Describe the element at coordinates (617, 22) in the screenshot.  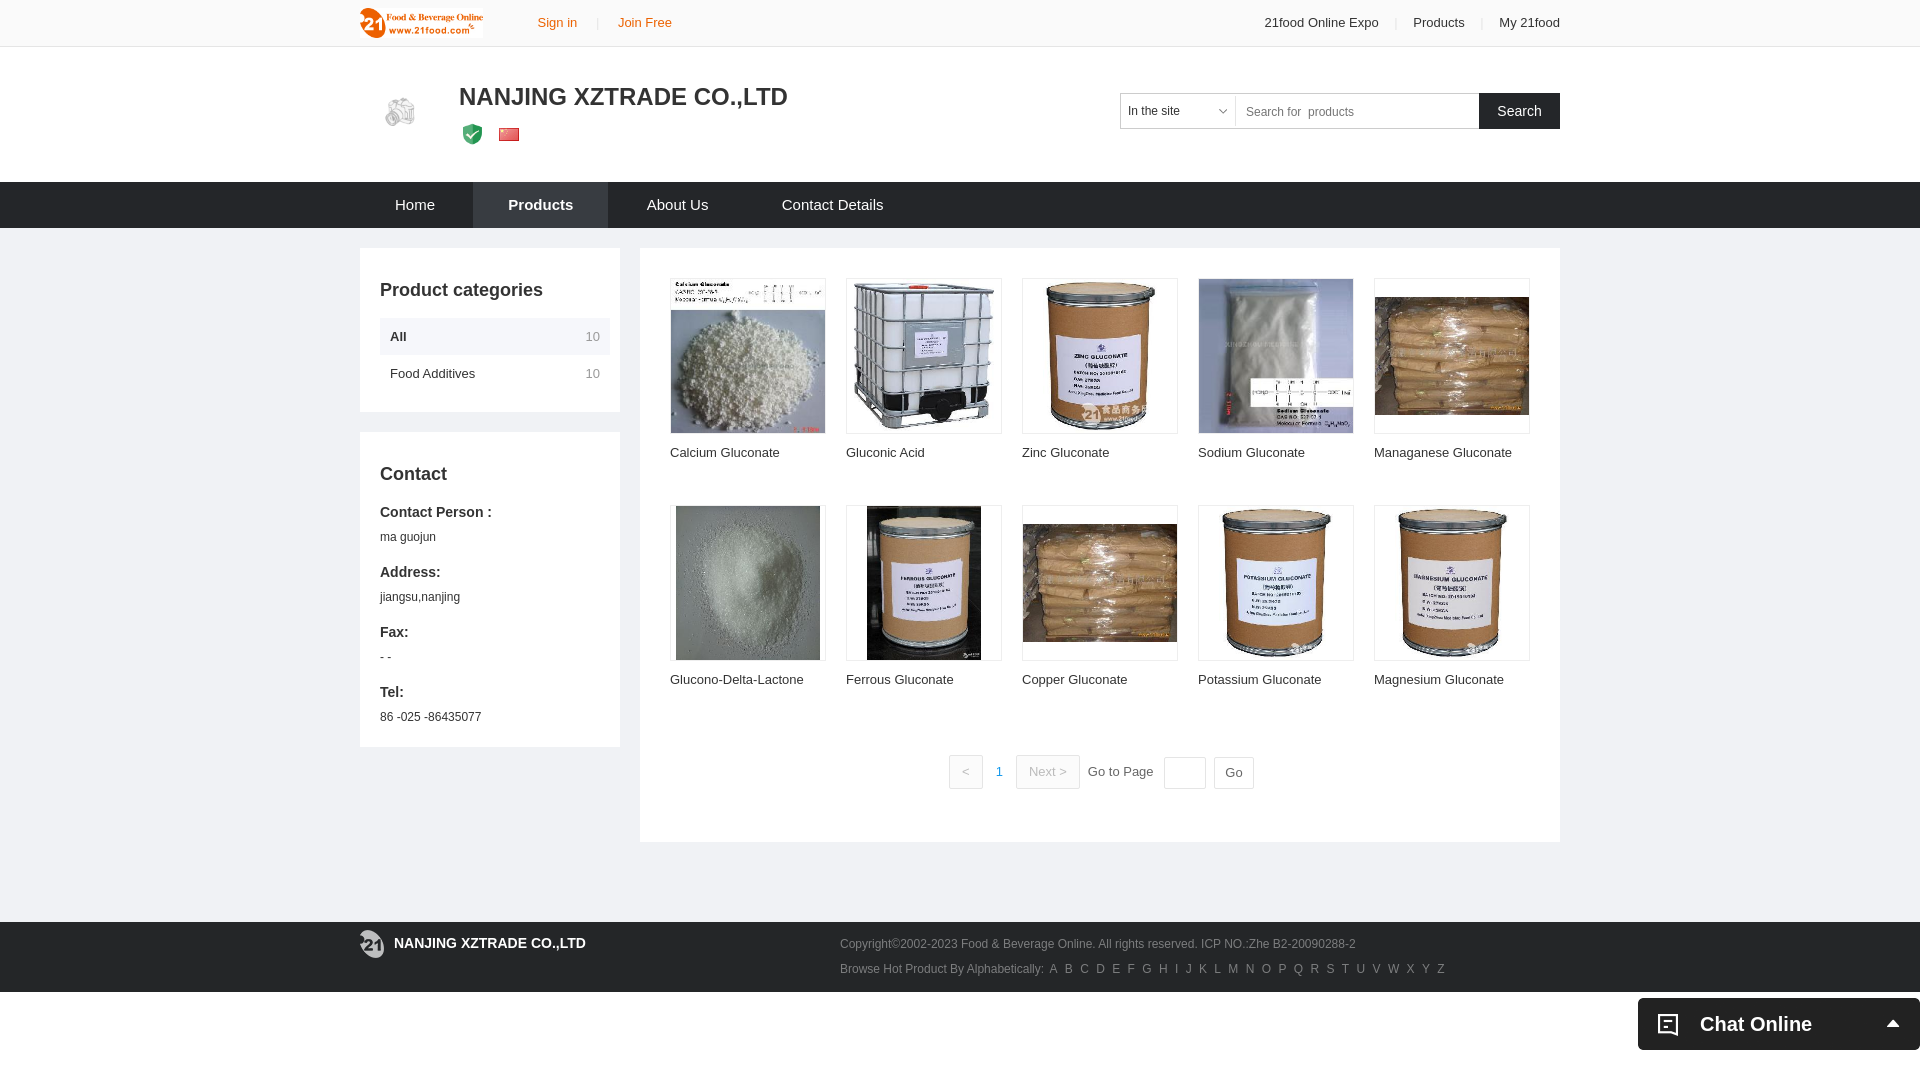
I see `'Join Free'` at that location.